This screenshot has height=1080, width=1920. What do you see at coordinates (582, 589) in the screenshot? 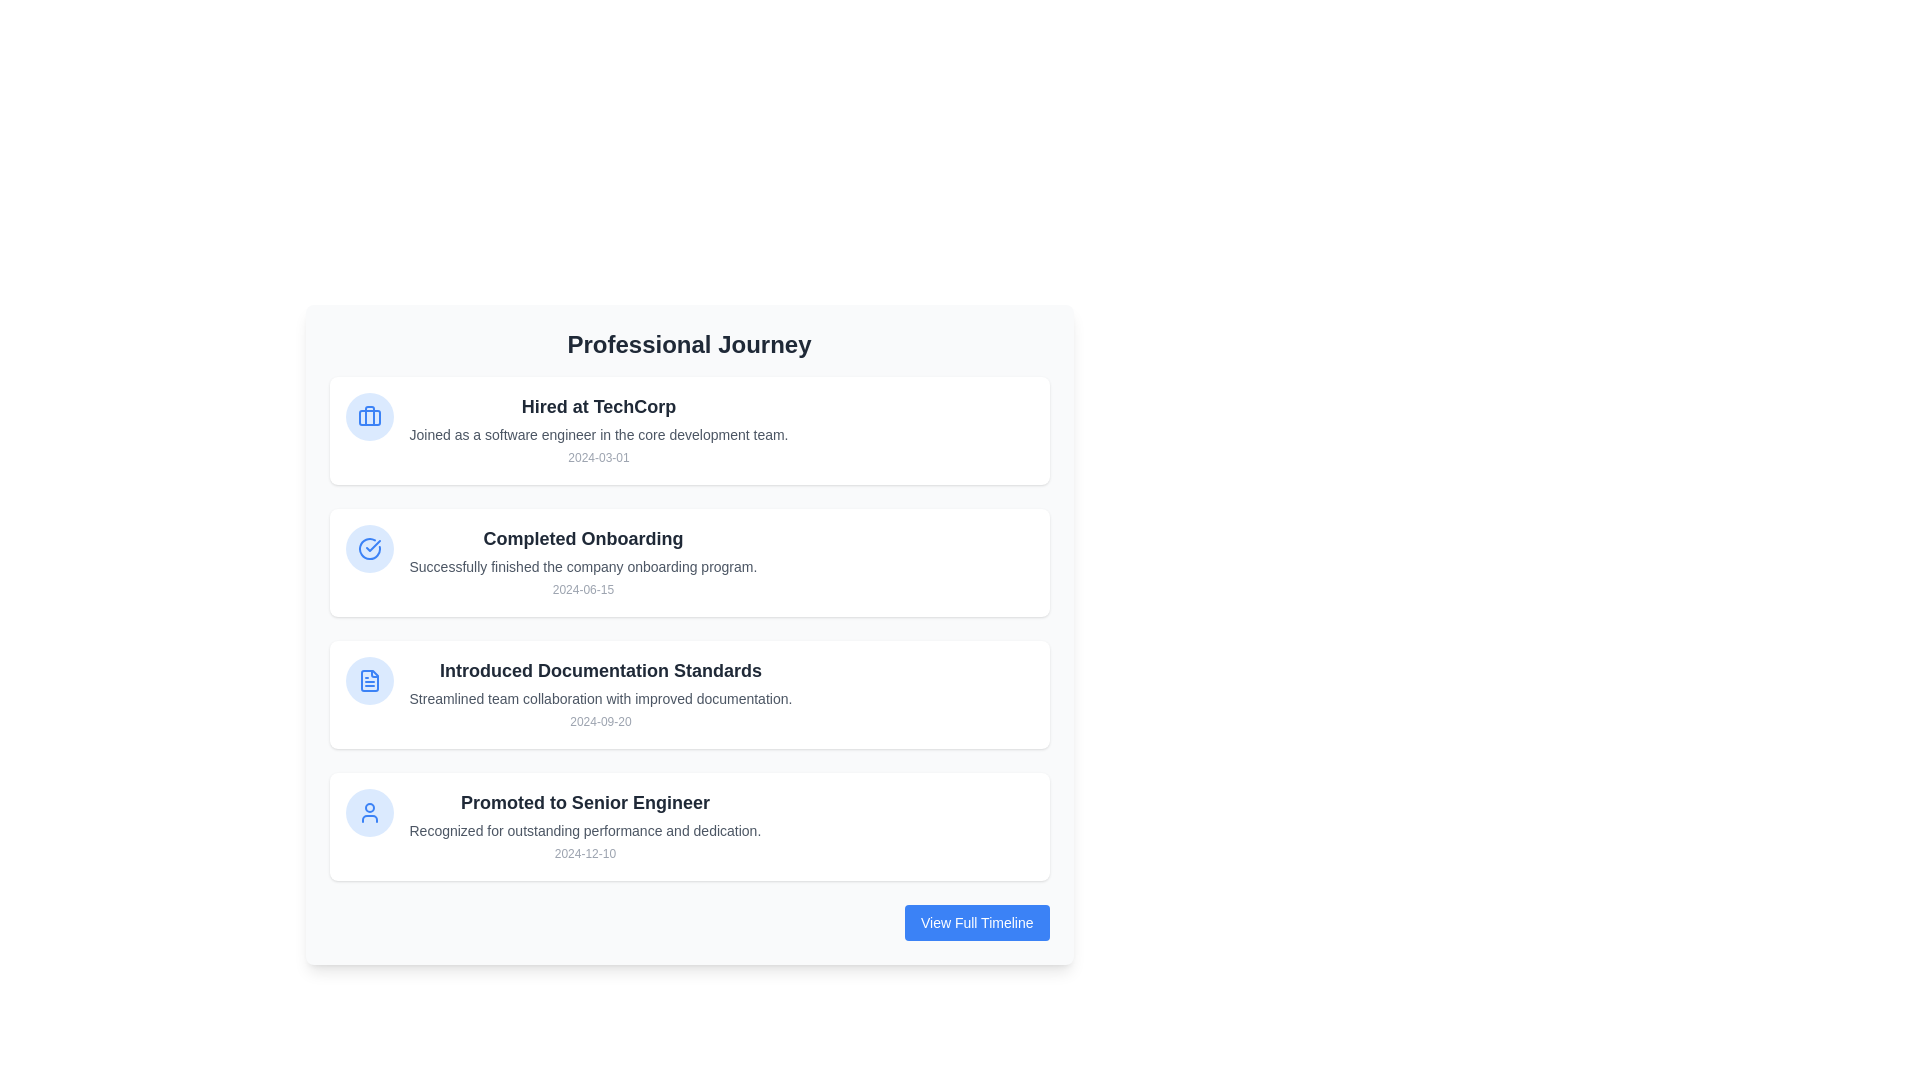
I see `the text label displaying the date '2024-06-15', which is styled in a small, gray font and located at the bottom of the 'Completed Onboarding' entry in the professional journey timeline` at bounding box center [582, 589].